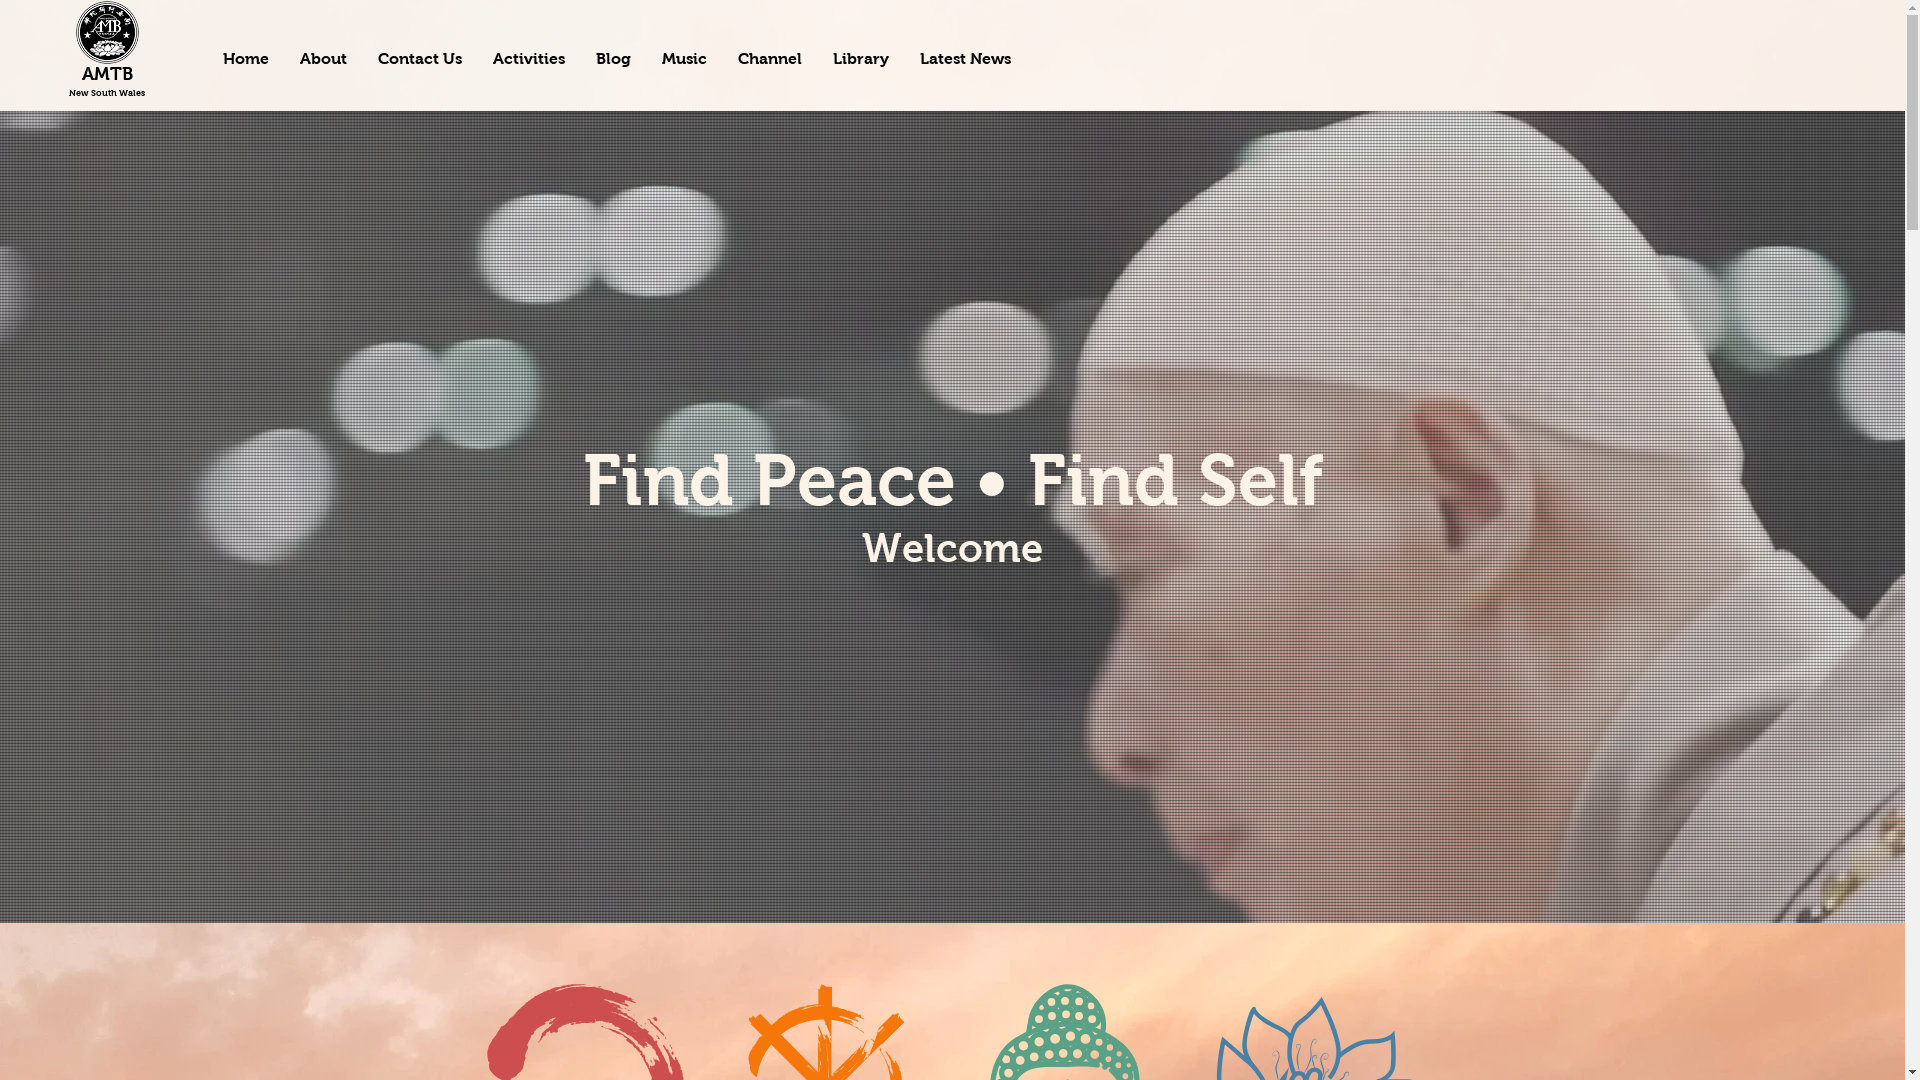 This screenshot has height=1080, width=1920. I want to click on 'Activities', so click(528, 57).